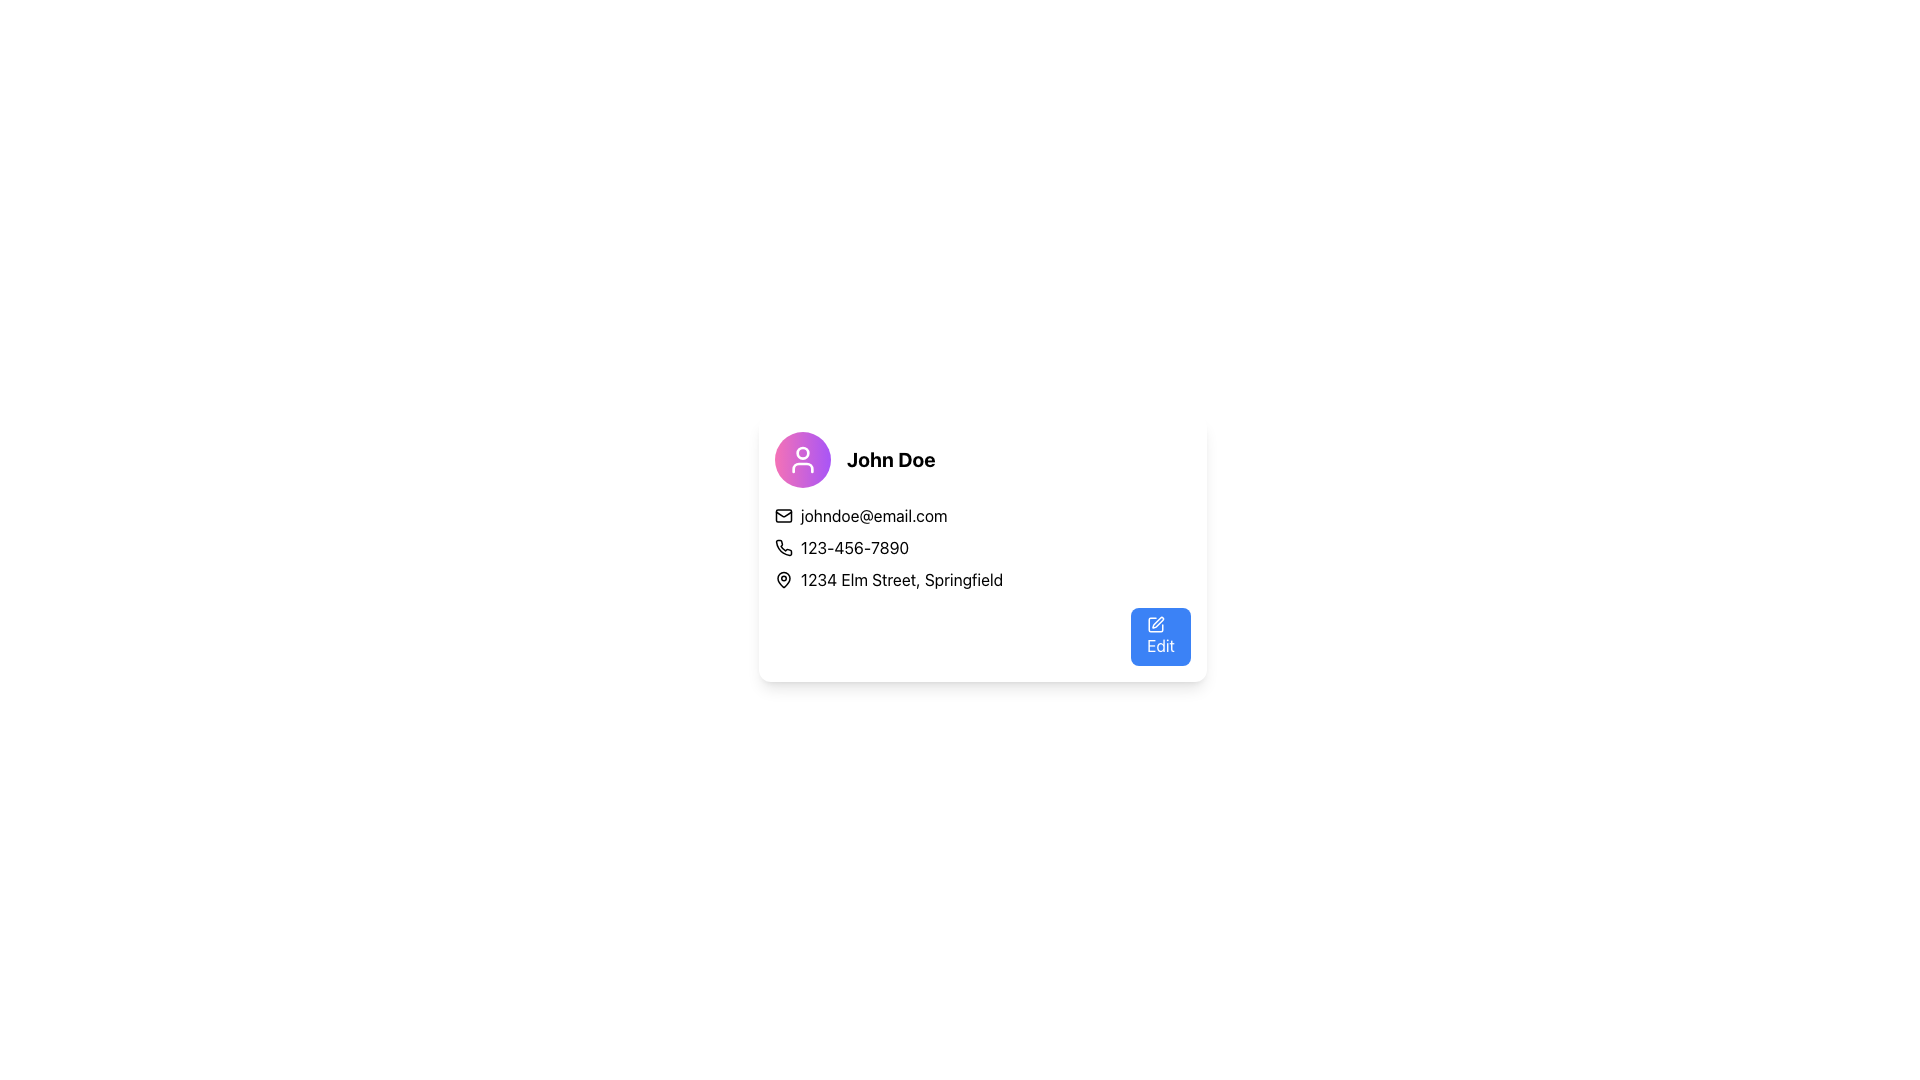  What do you see at coordinates (1161, 636) in the screenshot?
I see `the edit button located at the bottom-right corner of the user information card to initiate an editing action` at bounding box center [1161, 636].